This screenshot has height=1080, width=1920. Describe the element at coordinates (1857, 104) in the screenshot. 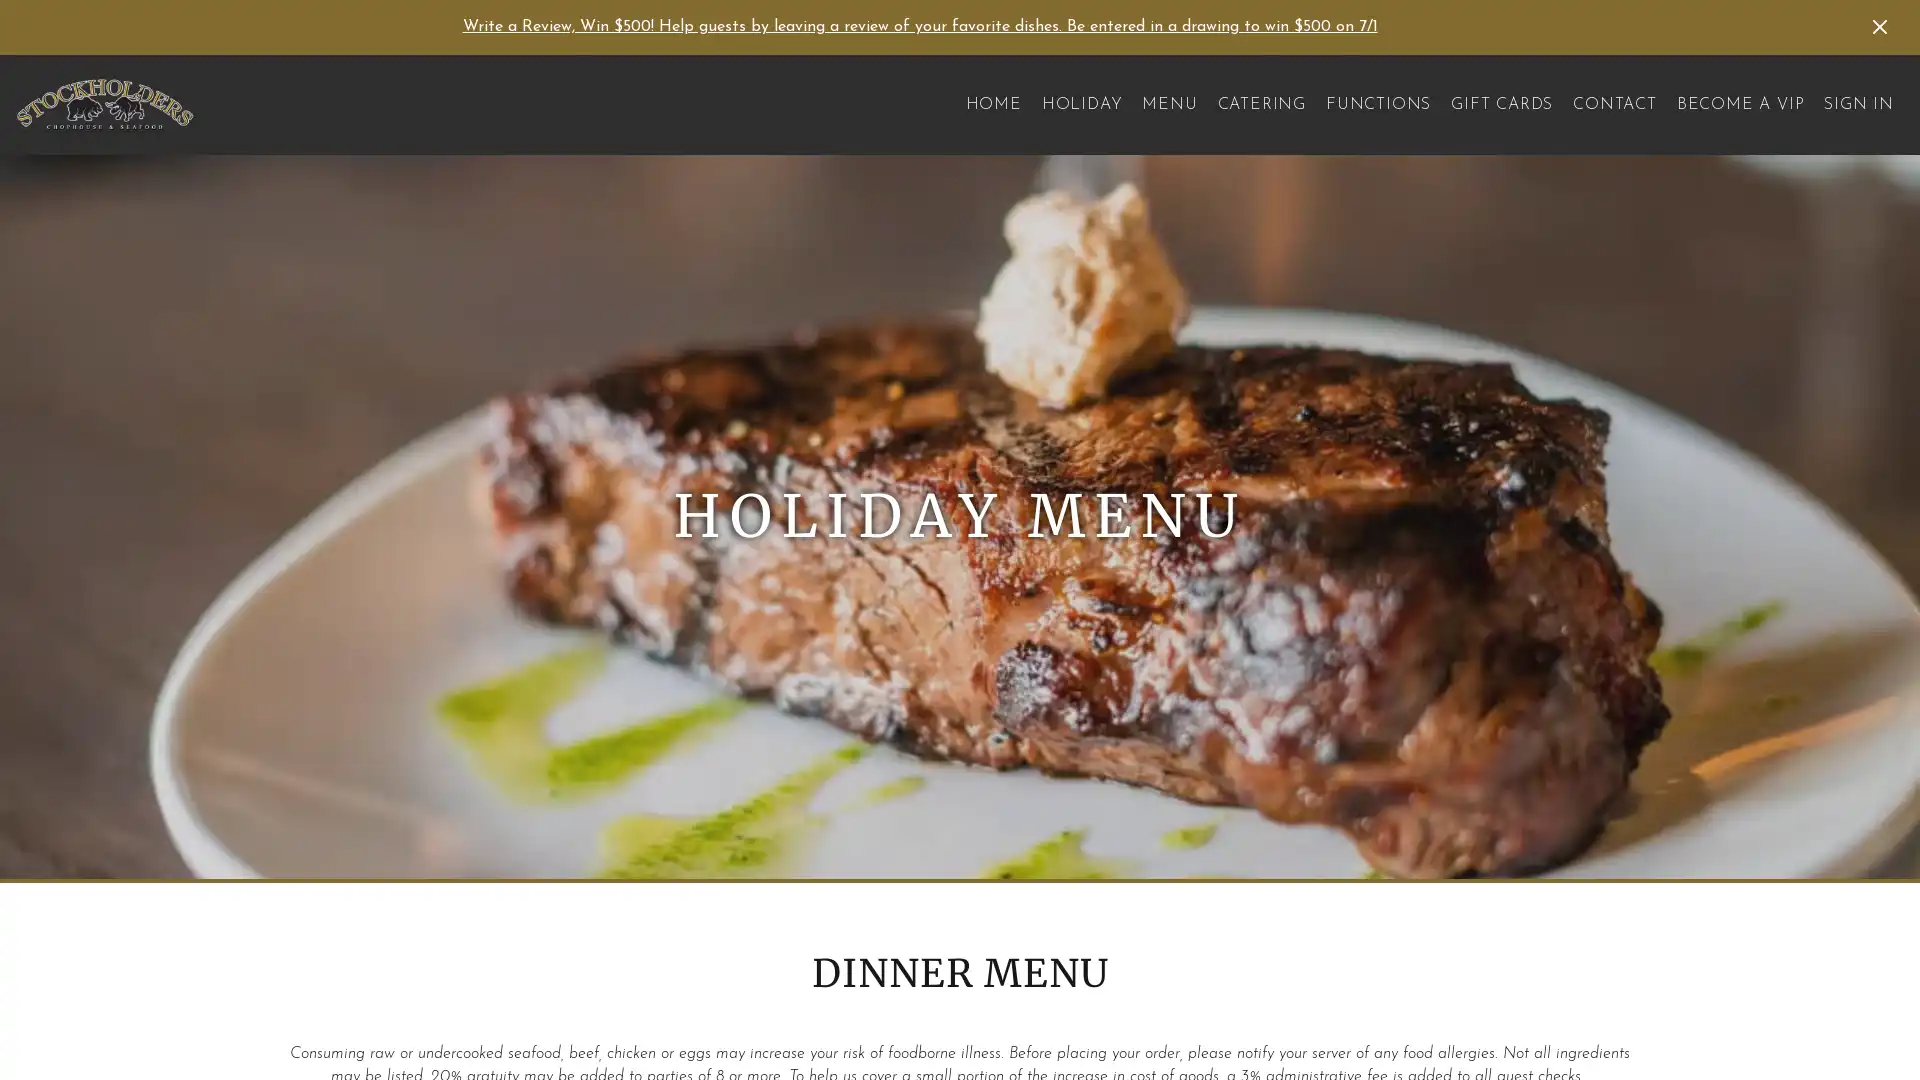

I see `SIGN IN` at that location.